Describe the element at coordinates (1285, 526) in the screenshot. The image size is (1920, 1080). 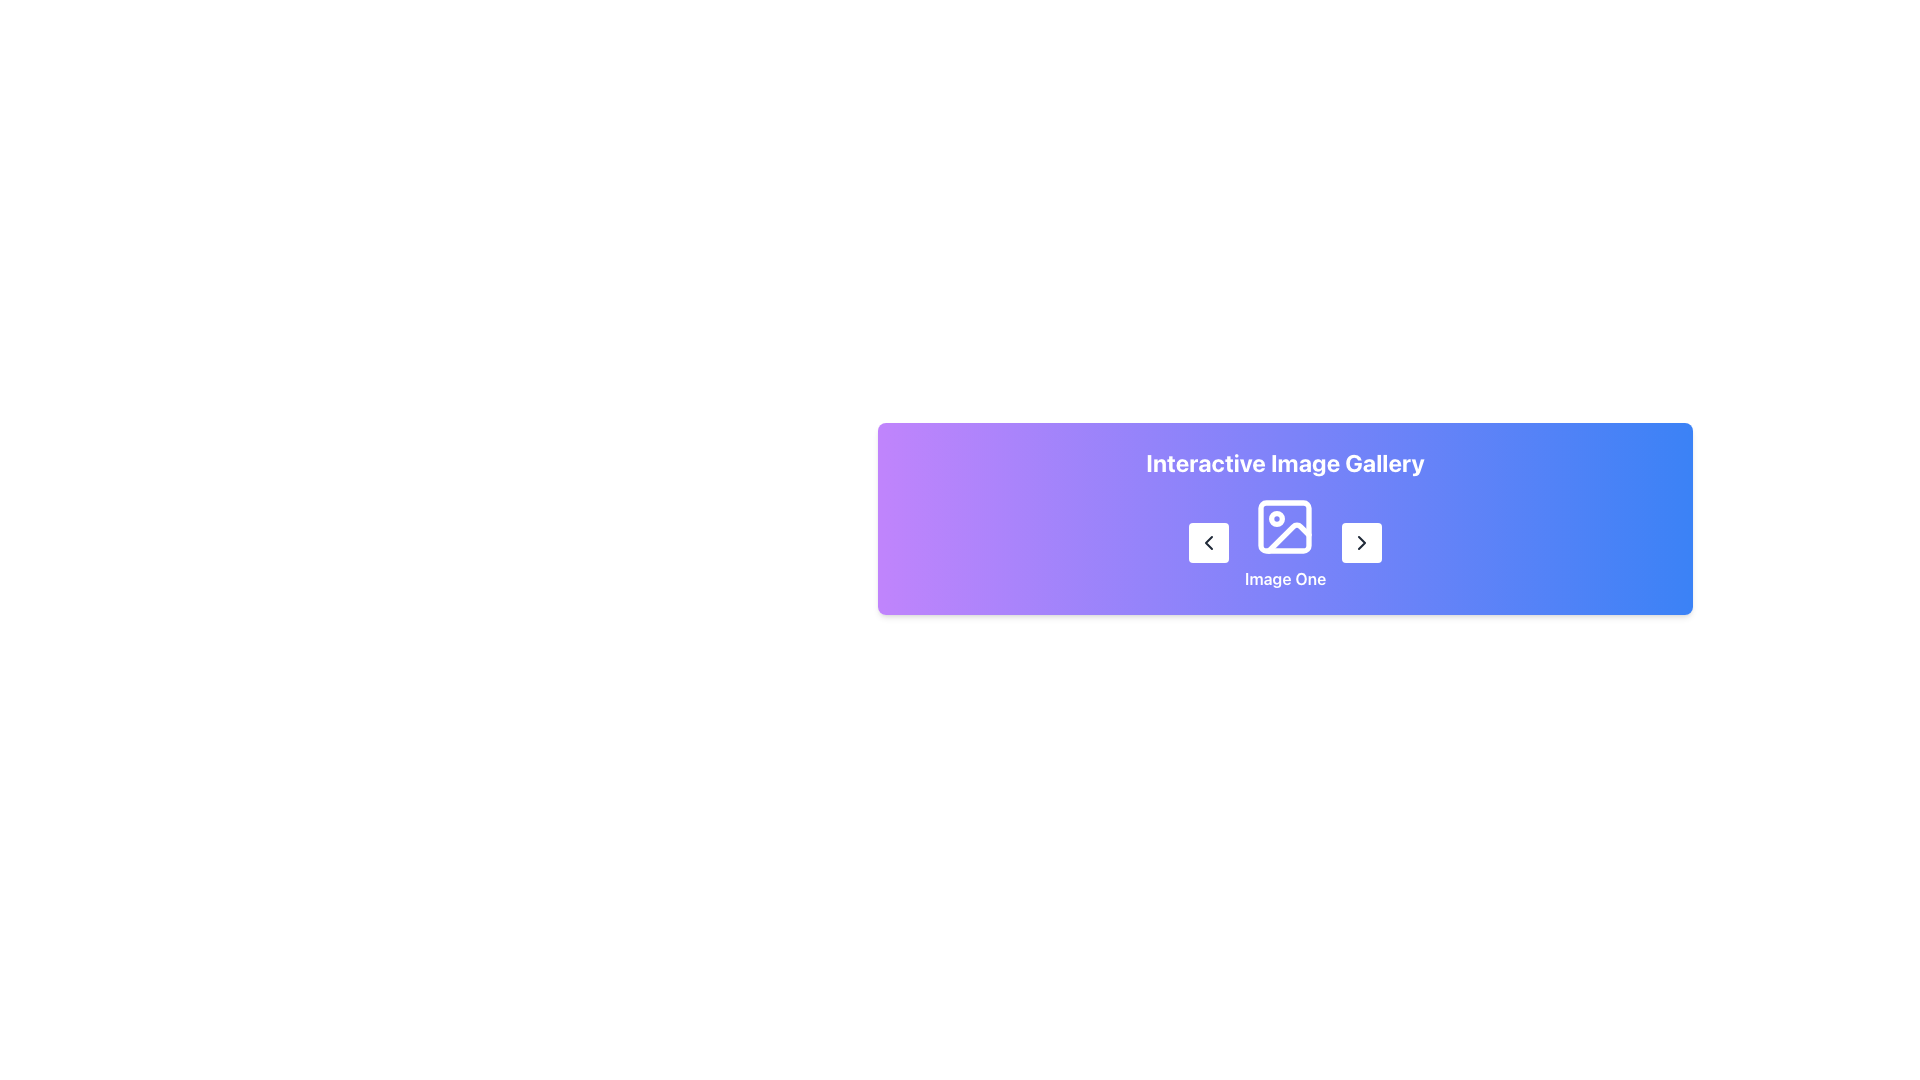
I see `the icon representing the image in the 'Interactive Image Gallery' that is positioned above the text 'Image One'` at that location.